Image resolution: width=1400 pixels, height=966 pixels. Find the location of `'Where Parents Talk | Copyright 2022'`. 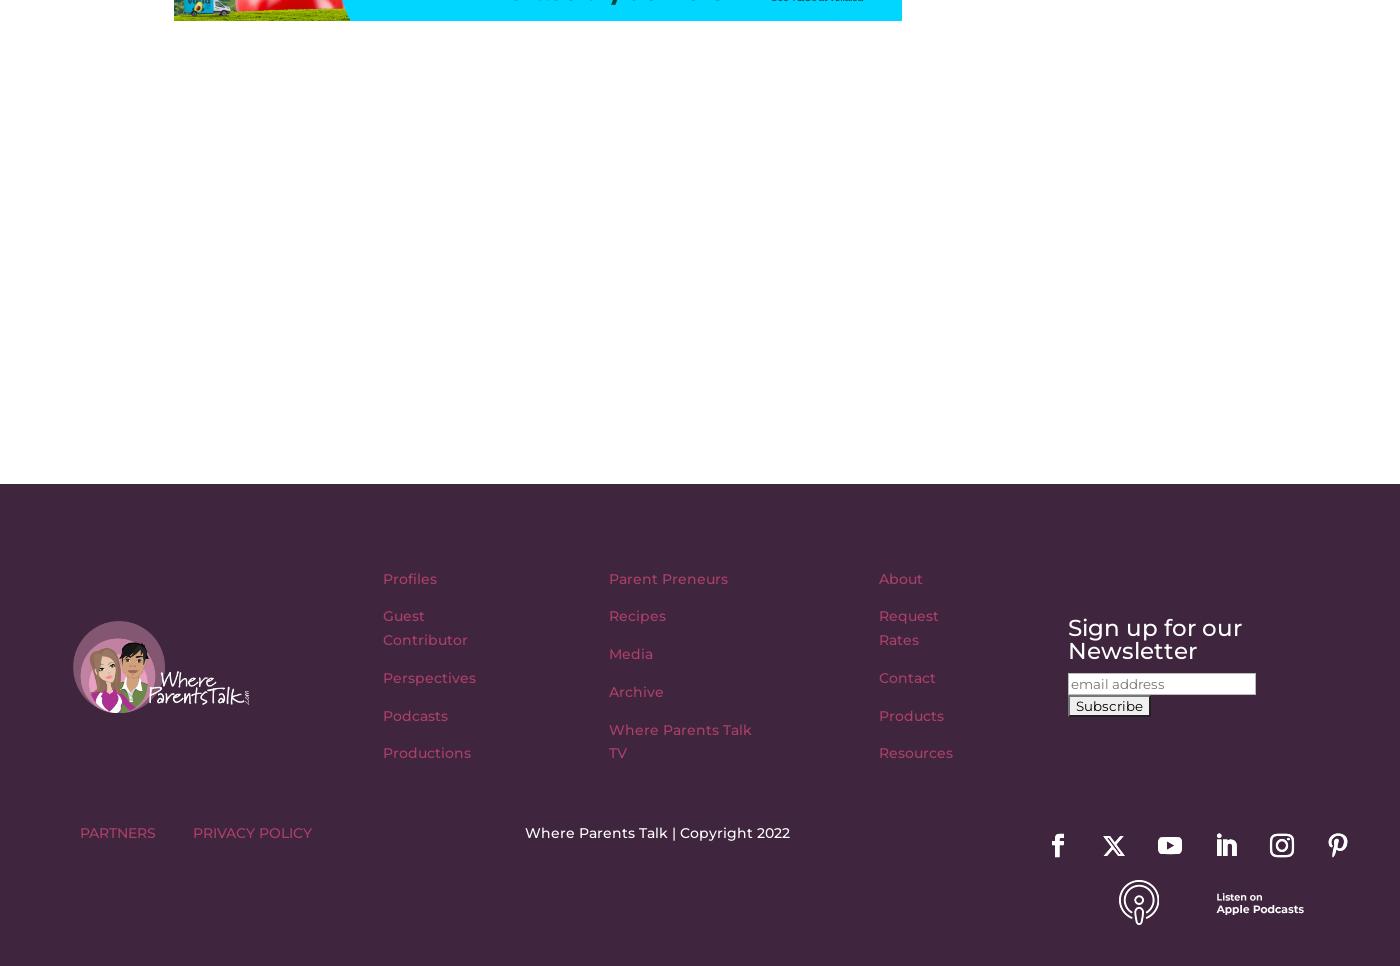

'Where Parents Talk | Copyright 2022' is located at coordinates (657, 831).